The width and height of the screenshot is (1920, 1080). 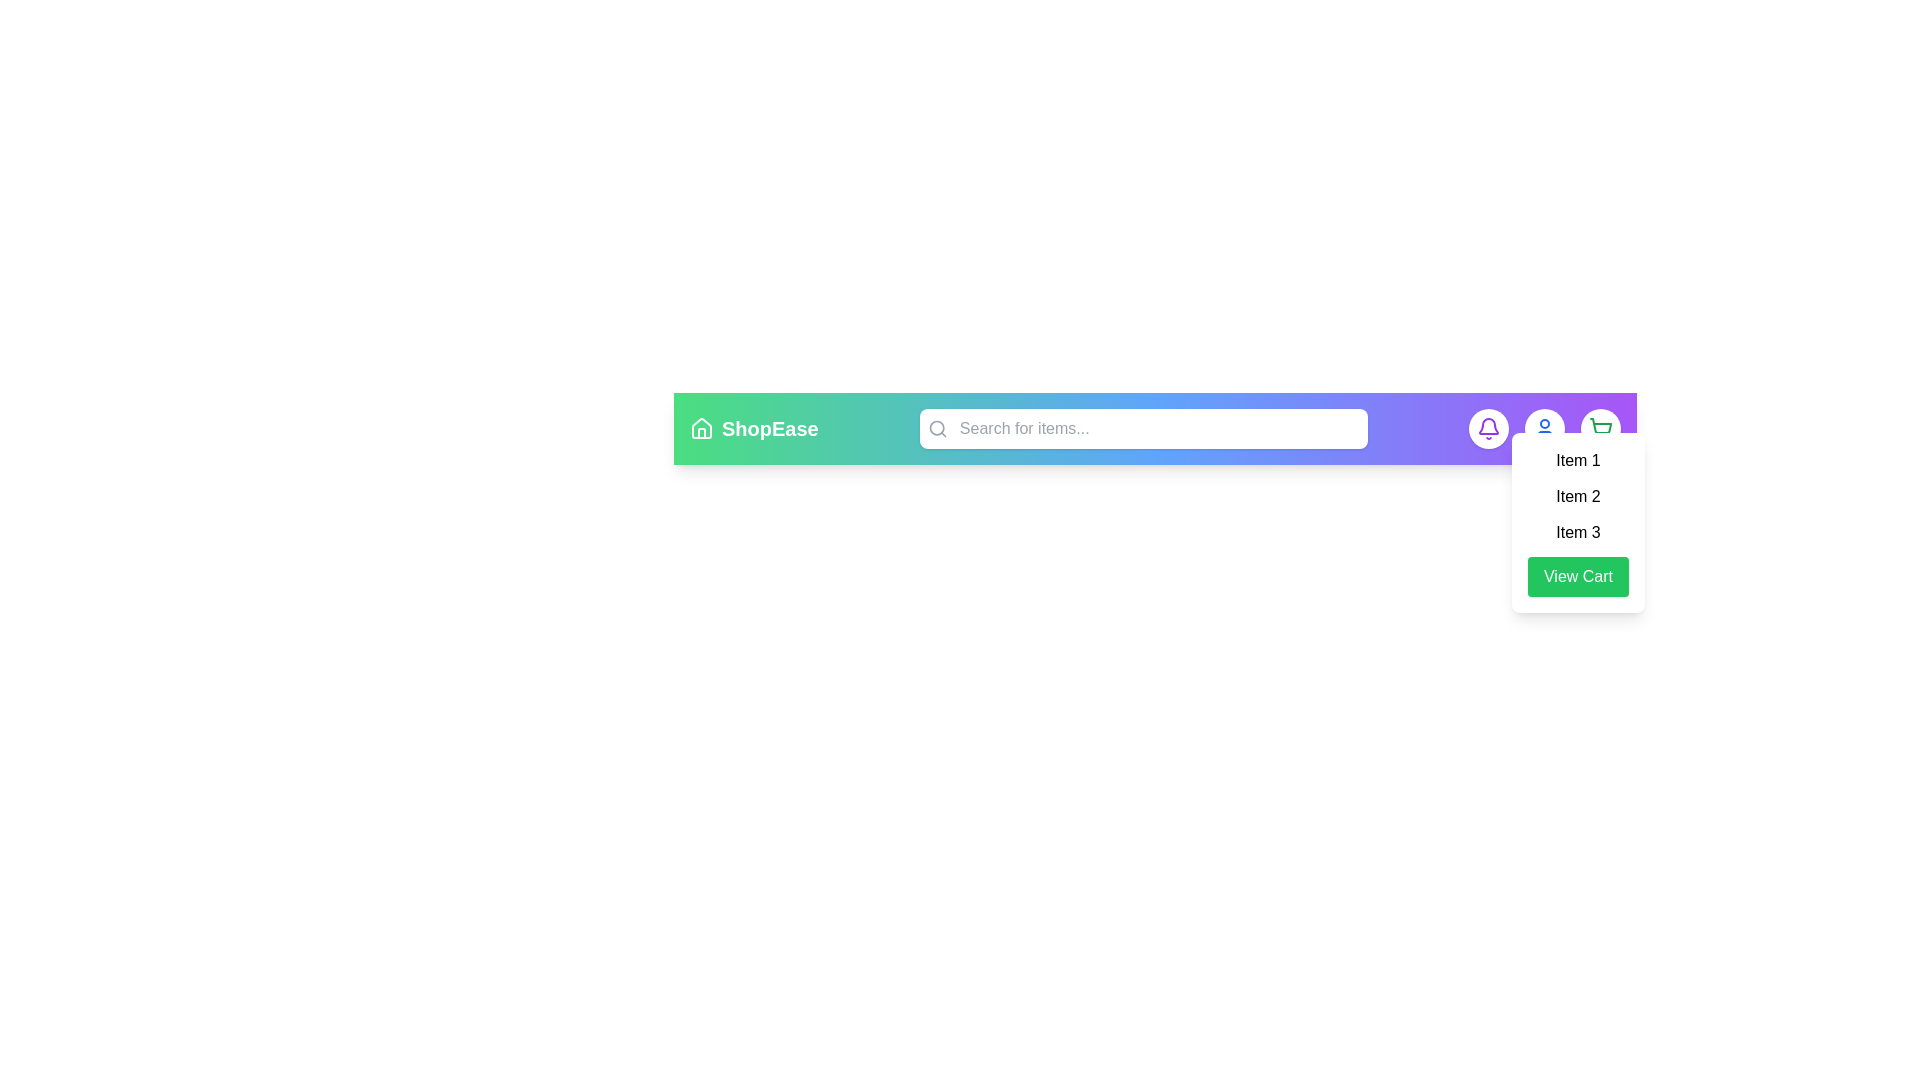 What do you see at coordinates (1577, 577) in the screenshot?
I see `'View Cart' button in the dropdown menu` at bounding box center [1577, 577].